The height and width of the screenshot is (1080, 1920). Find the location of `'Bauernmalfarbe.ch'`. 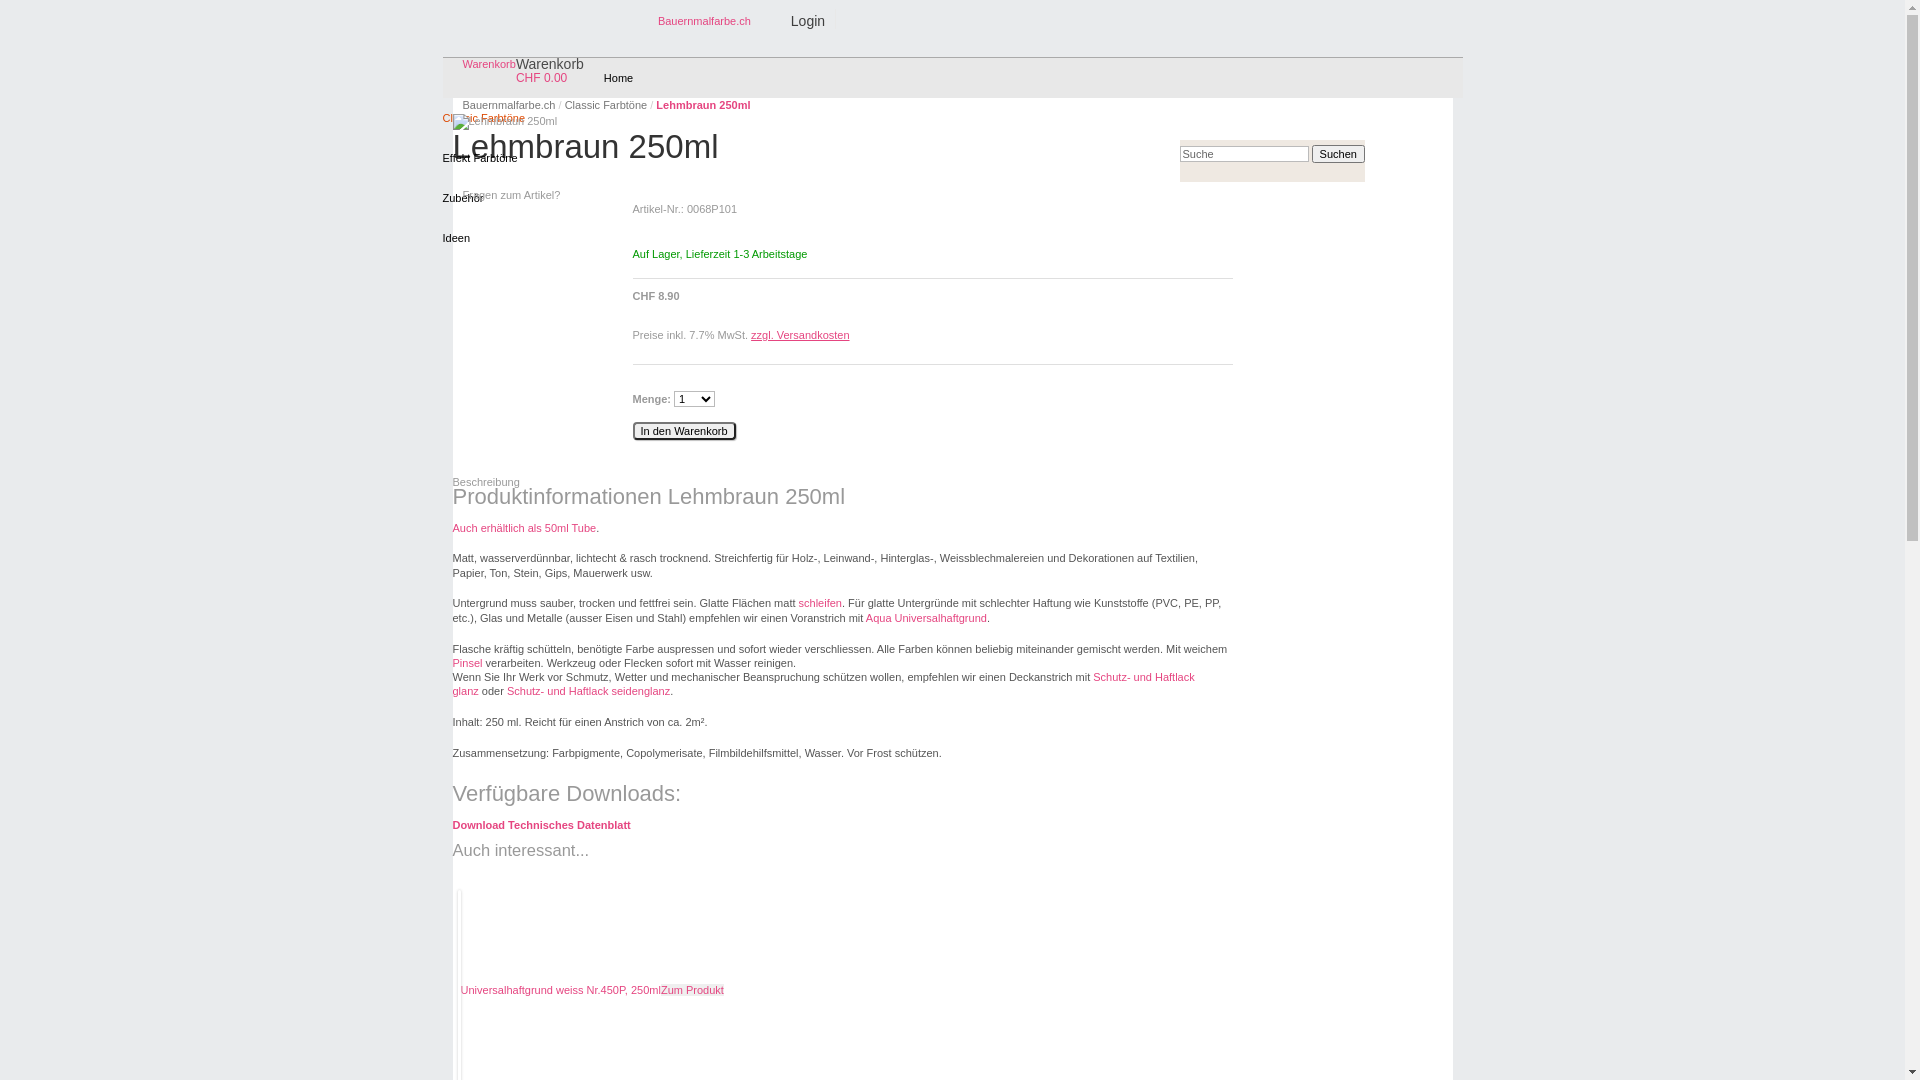

'Bauernmalfarbe.ch' is located at coordinates (509, 104).